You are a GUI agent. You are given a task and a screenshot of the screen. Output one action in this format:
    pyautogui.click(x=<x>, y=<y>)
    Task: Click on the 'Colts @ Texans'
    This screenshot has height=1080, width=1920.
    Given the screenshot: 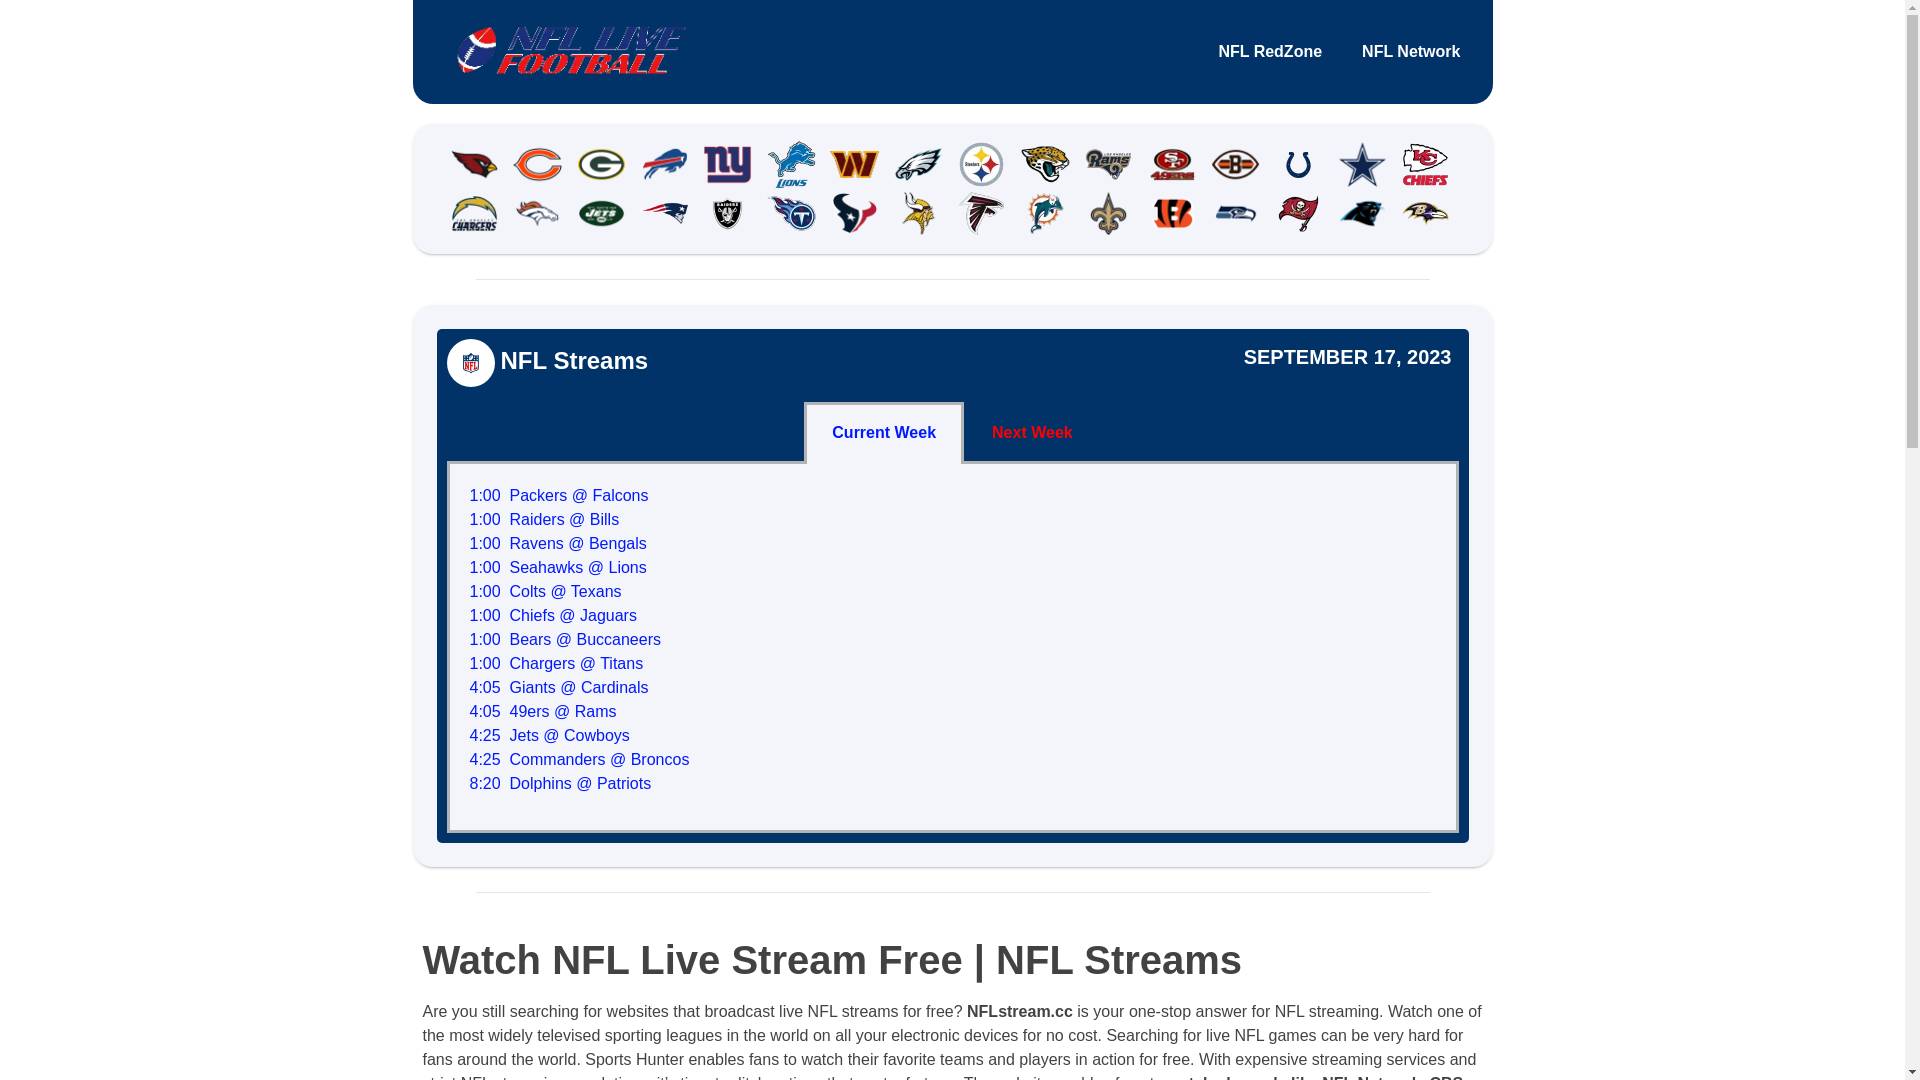 What is the action you would take?
    pyautogui.click(x=565, y=590)
    